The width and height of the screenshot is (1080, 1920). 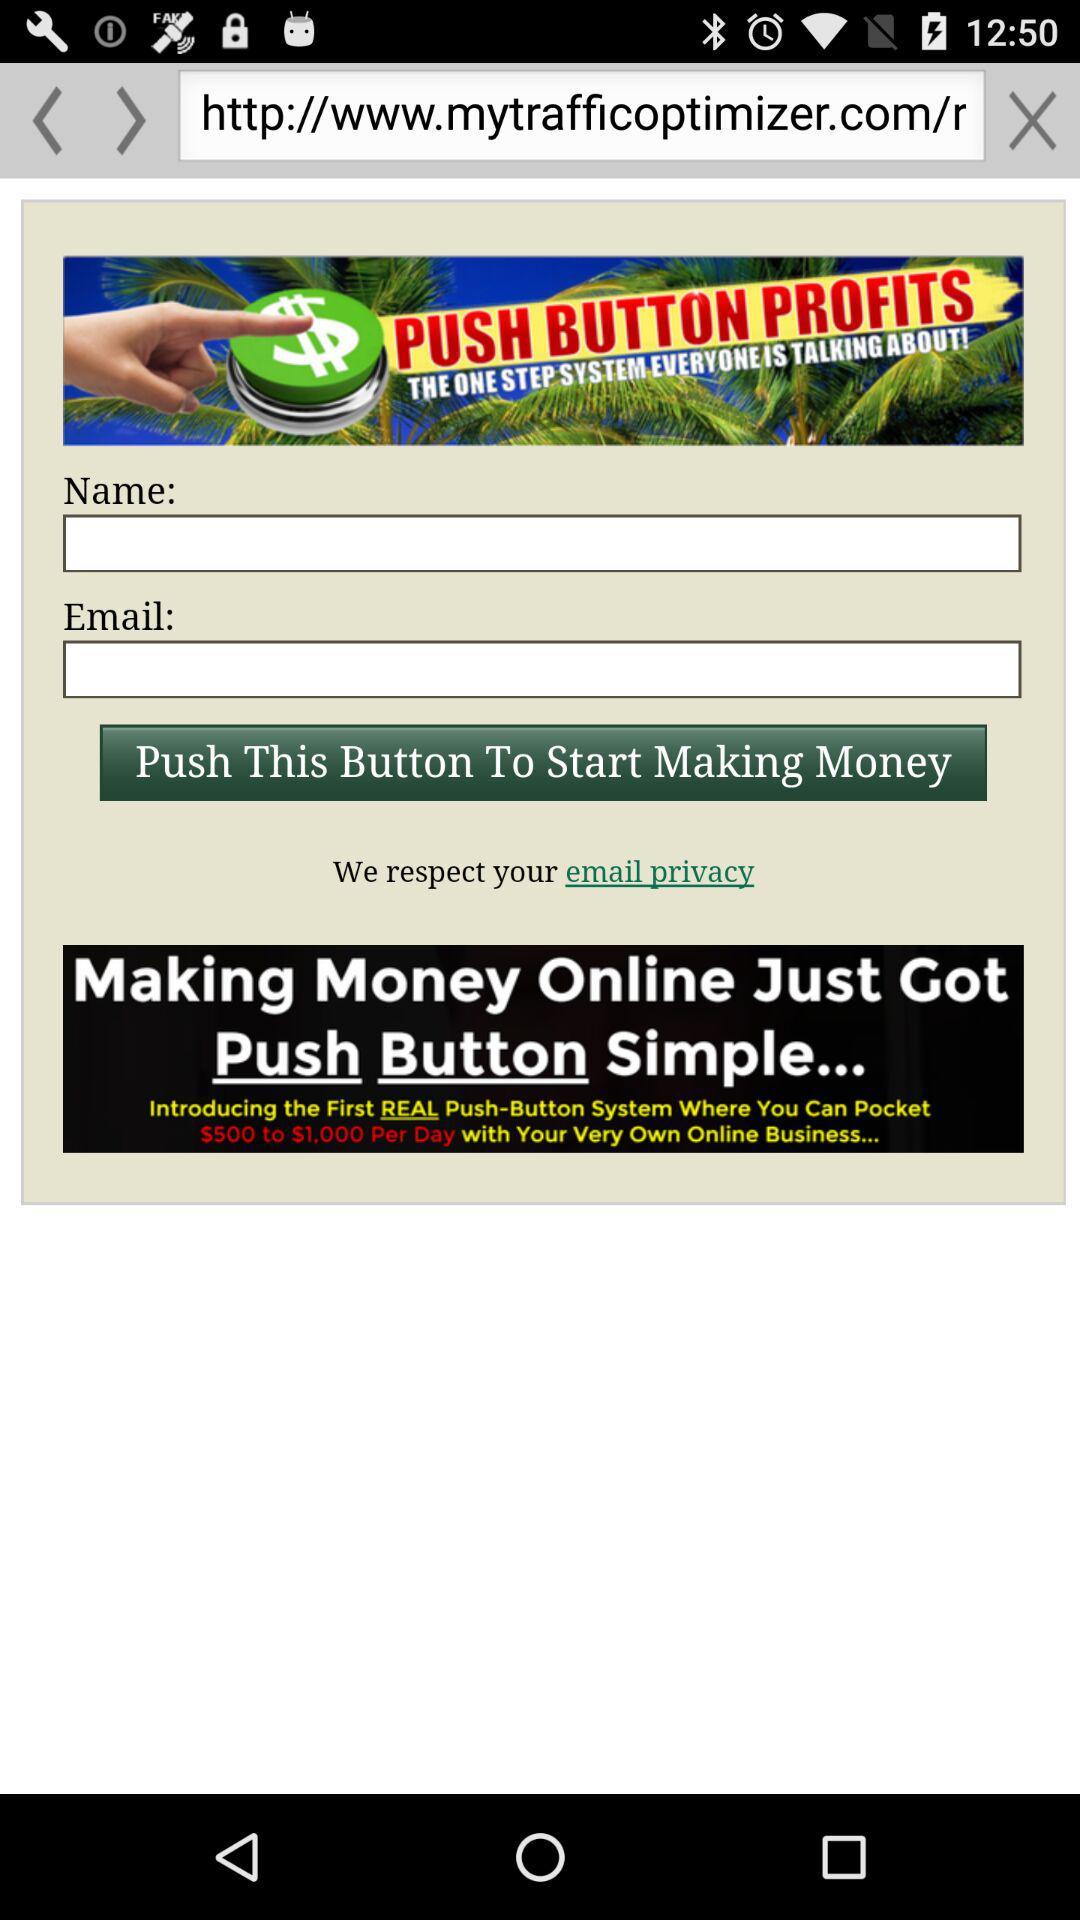 What do you see at coordinates (1032, 119) in the screenshot?
I see `the button is used to close the page` at bounding box center [1032, 119].